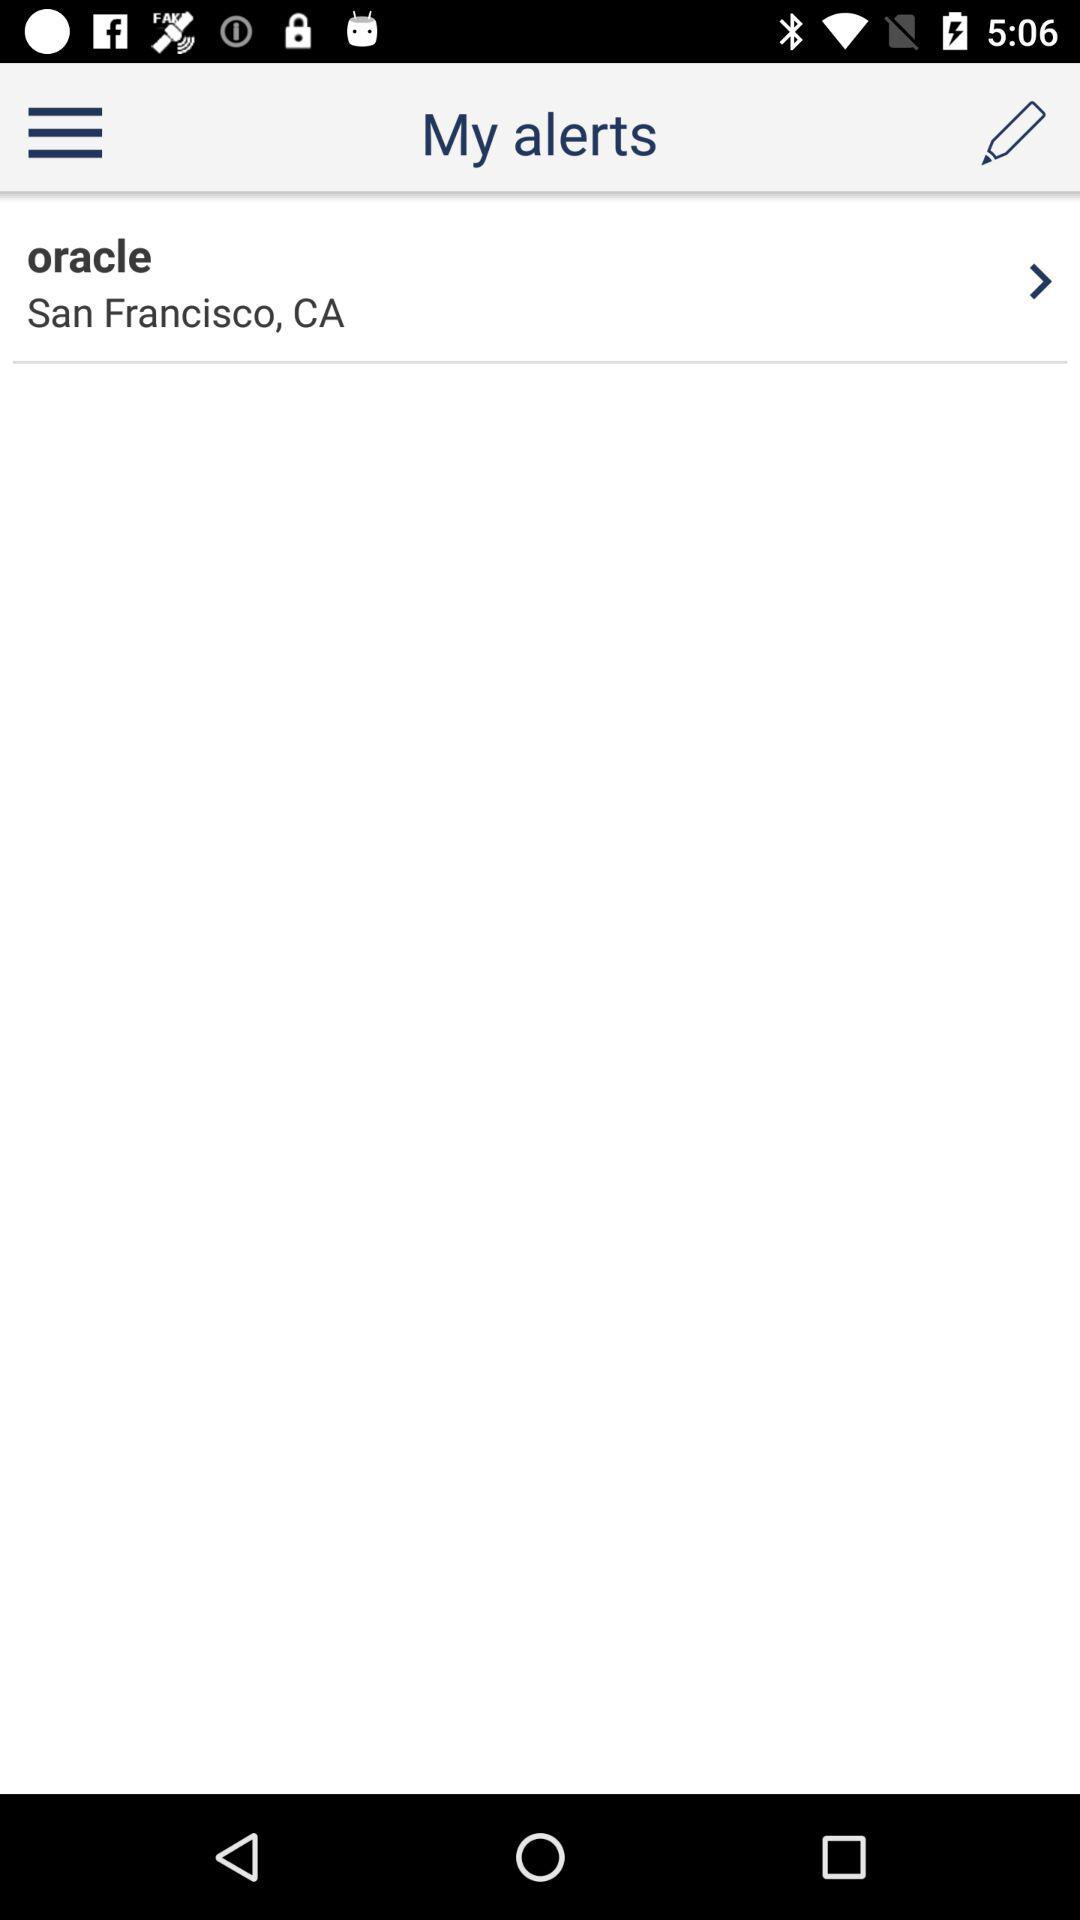 This screenshot has height=1920, width=1080. I want to click on the app below the 0 app, so click(88, 253).